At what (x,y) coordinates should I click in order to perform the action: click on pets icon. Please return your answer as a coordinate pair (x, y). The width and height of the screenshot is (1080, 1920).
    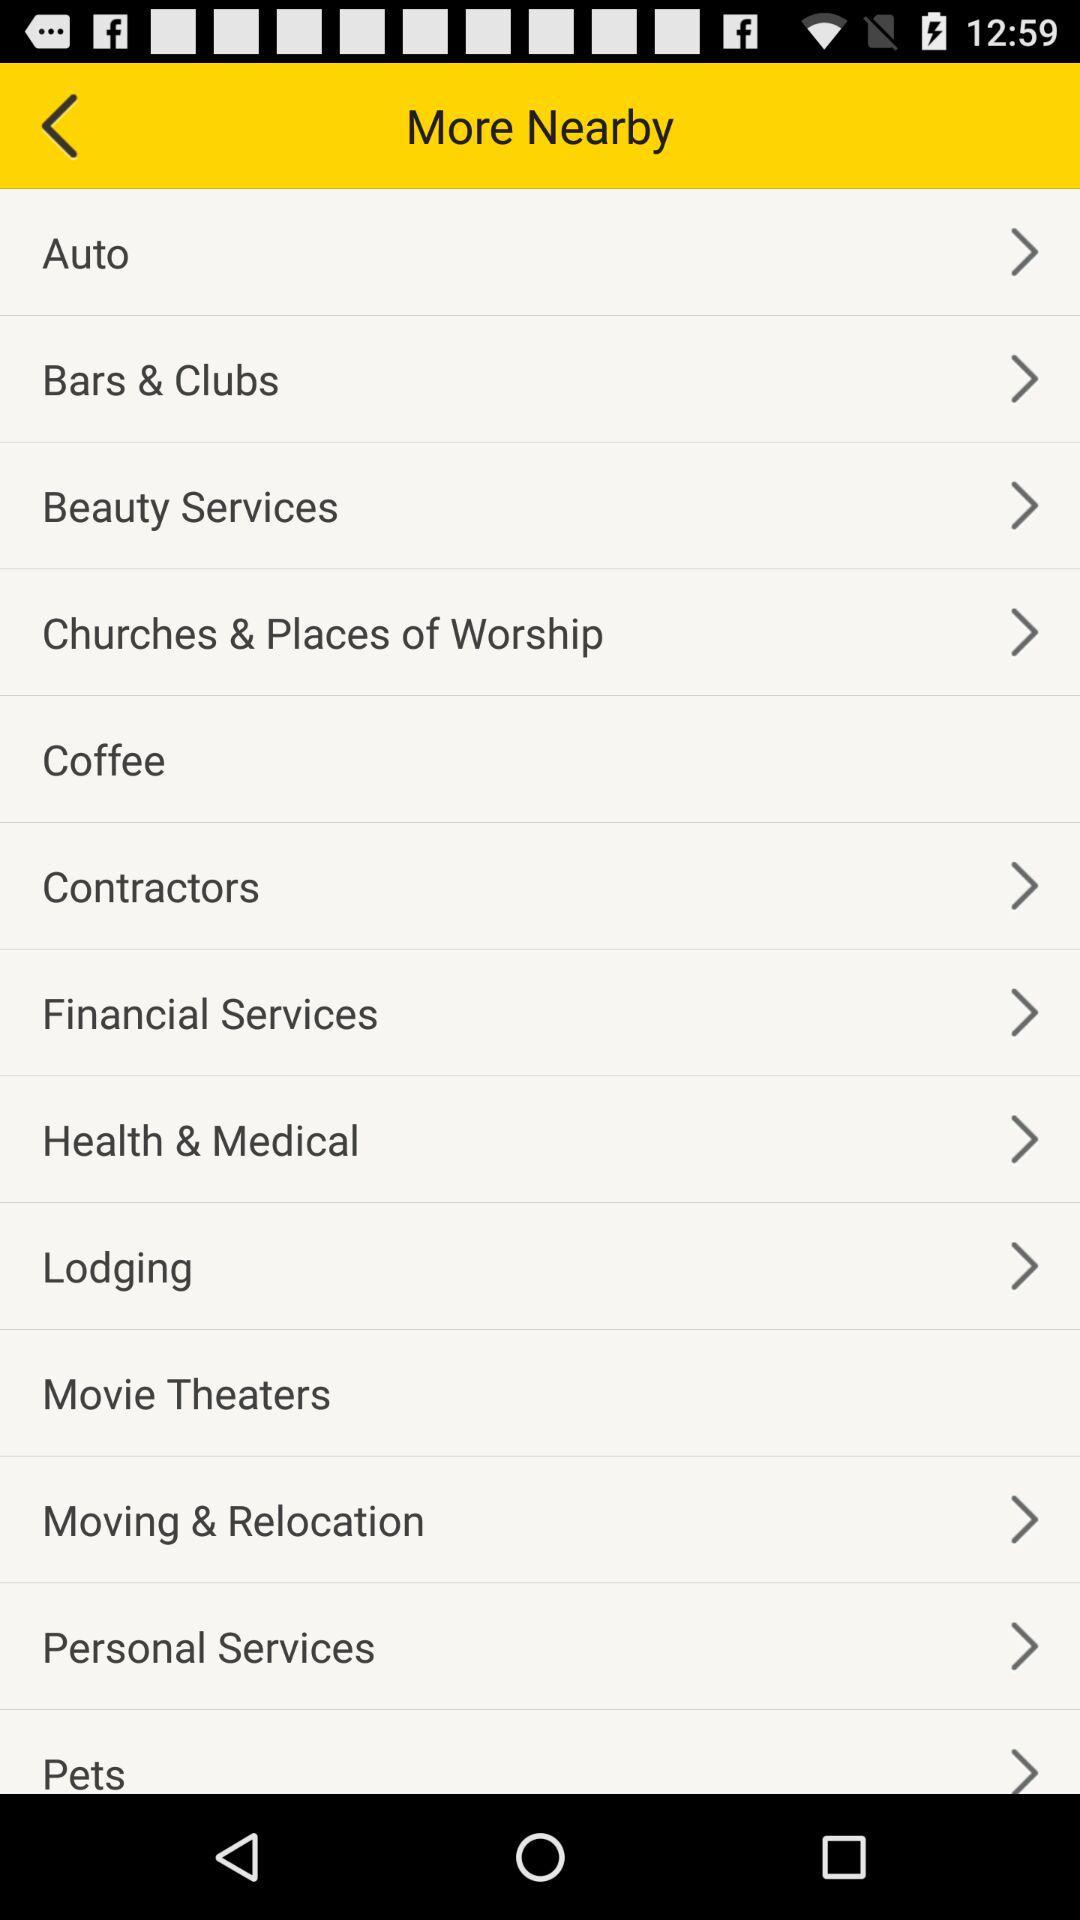
    Looking at the image, I should click on (83, 1769).